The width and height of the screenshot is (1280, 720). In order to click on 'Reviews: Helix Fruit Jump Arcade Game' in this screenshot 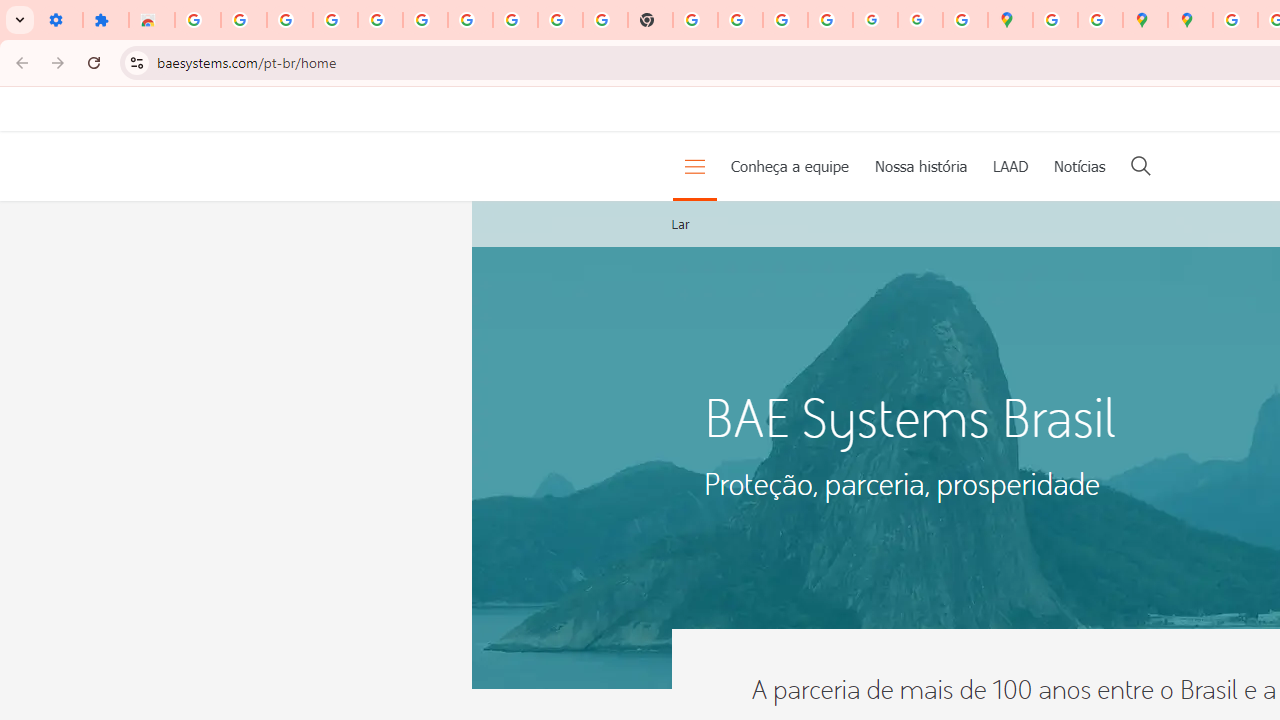, I will do `click(151, 20)`.